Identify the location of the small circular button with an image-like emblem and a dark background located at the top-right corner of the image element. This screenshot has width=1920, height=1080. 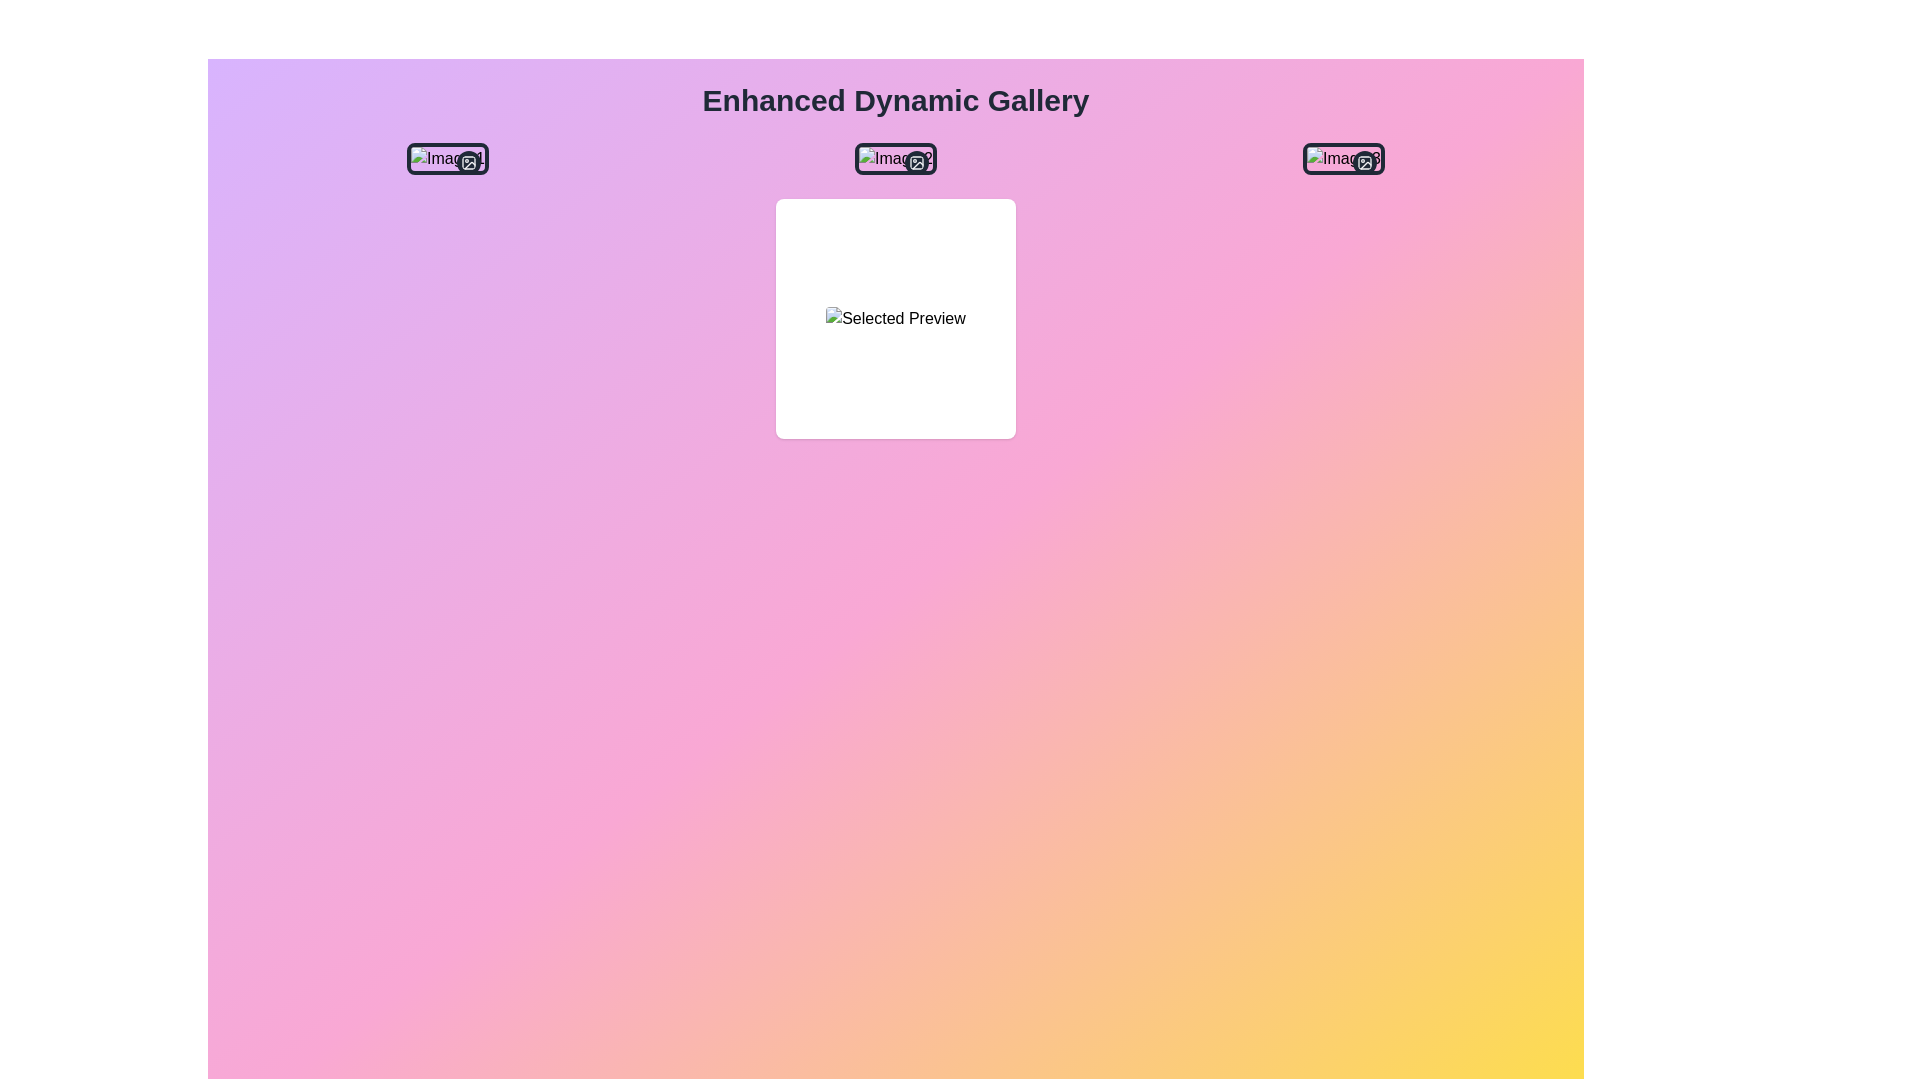
(467, 161).